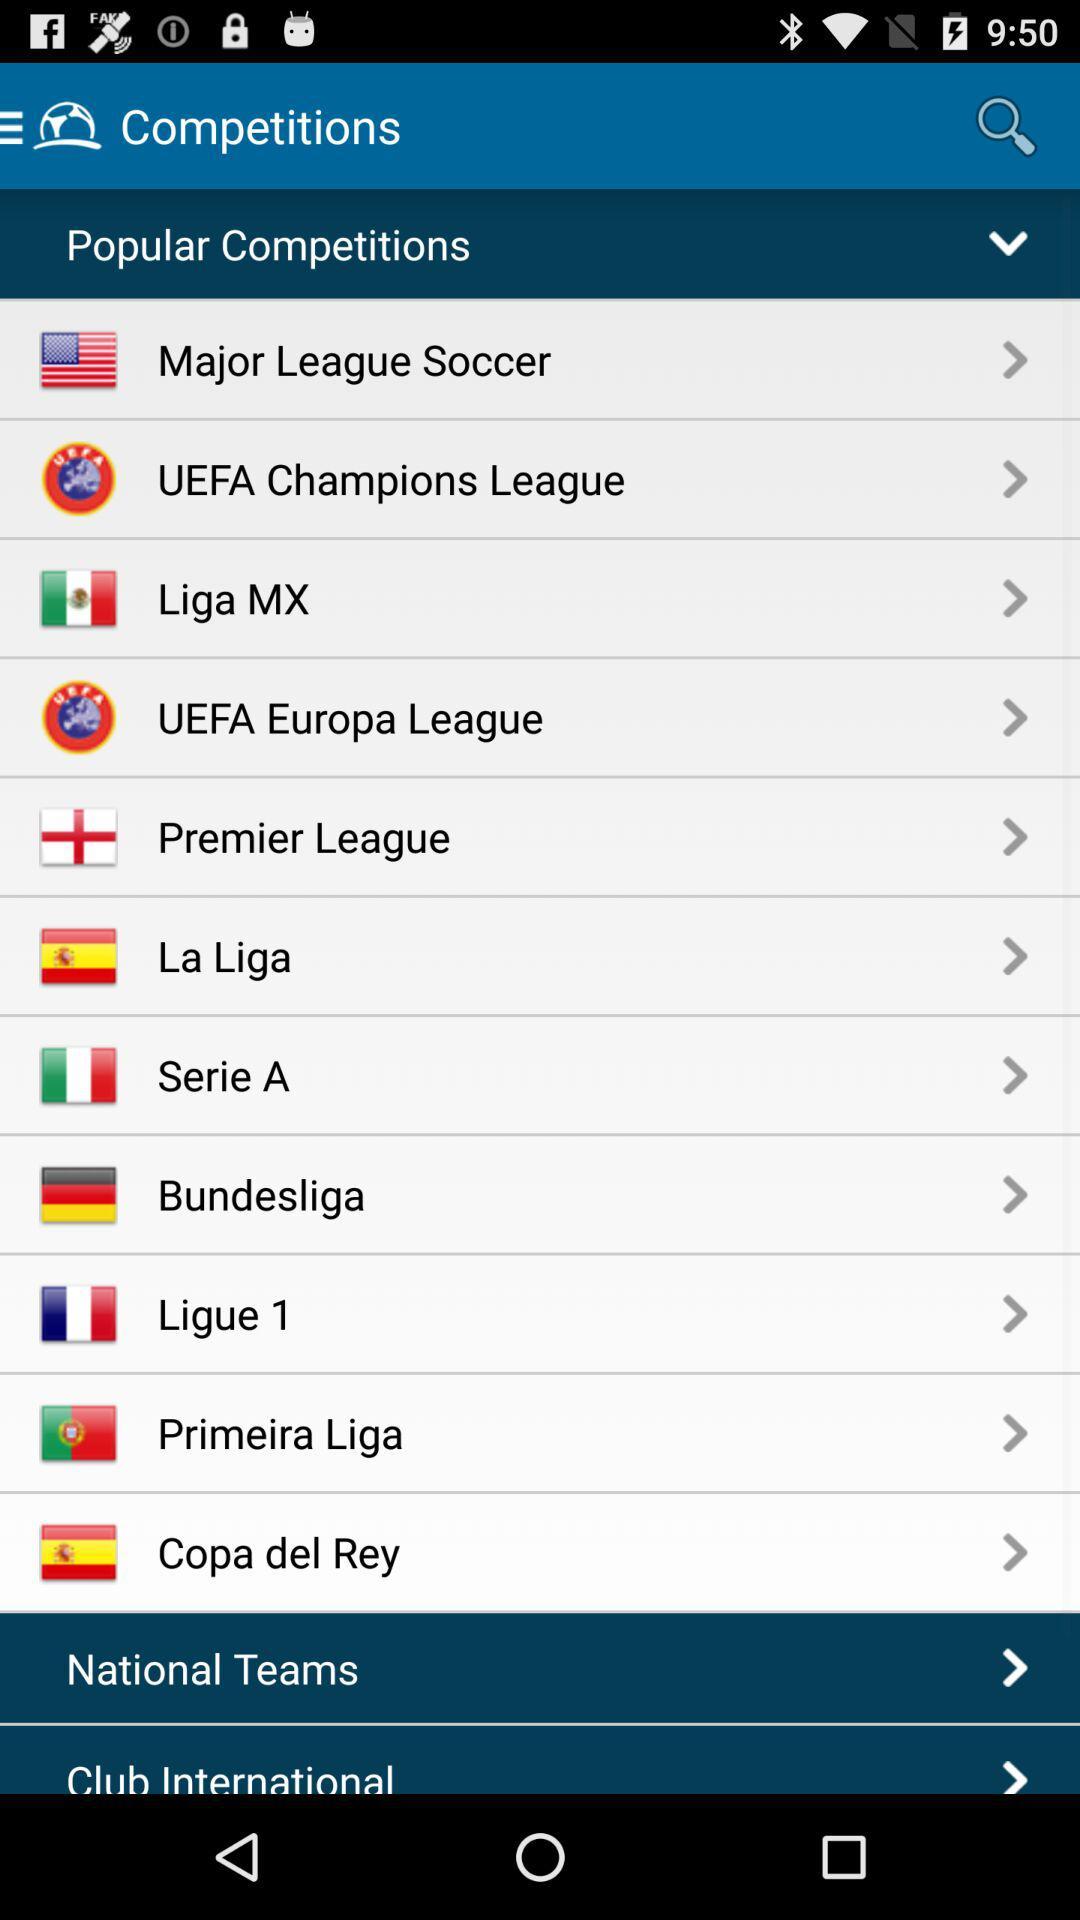 This screenshot has width=1080, height=1920. Describe the element at coordinates (580, 1431) in the screenshot. I see `icon below the ligue 1 app` at that location.